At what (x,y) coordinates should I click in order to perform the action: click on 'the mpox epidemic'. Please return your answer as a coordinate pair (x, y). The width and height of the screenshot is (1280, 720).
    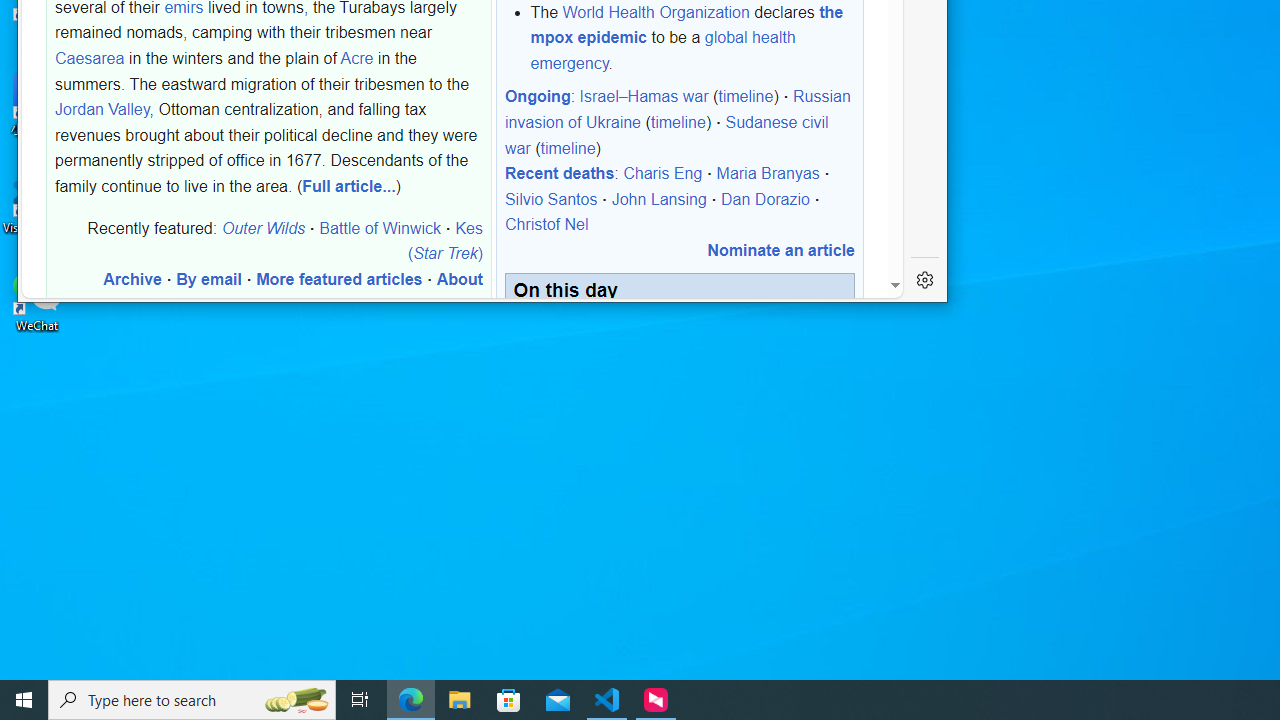
    Looking at the image, I should click on (686, 24).